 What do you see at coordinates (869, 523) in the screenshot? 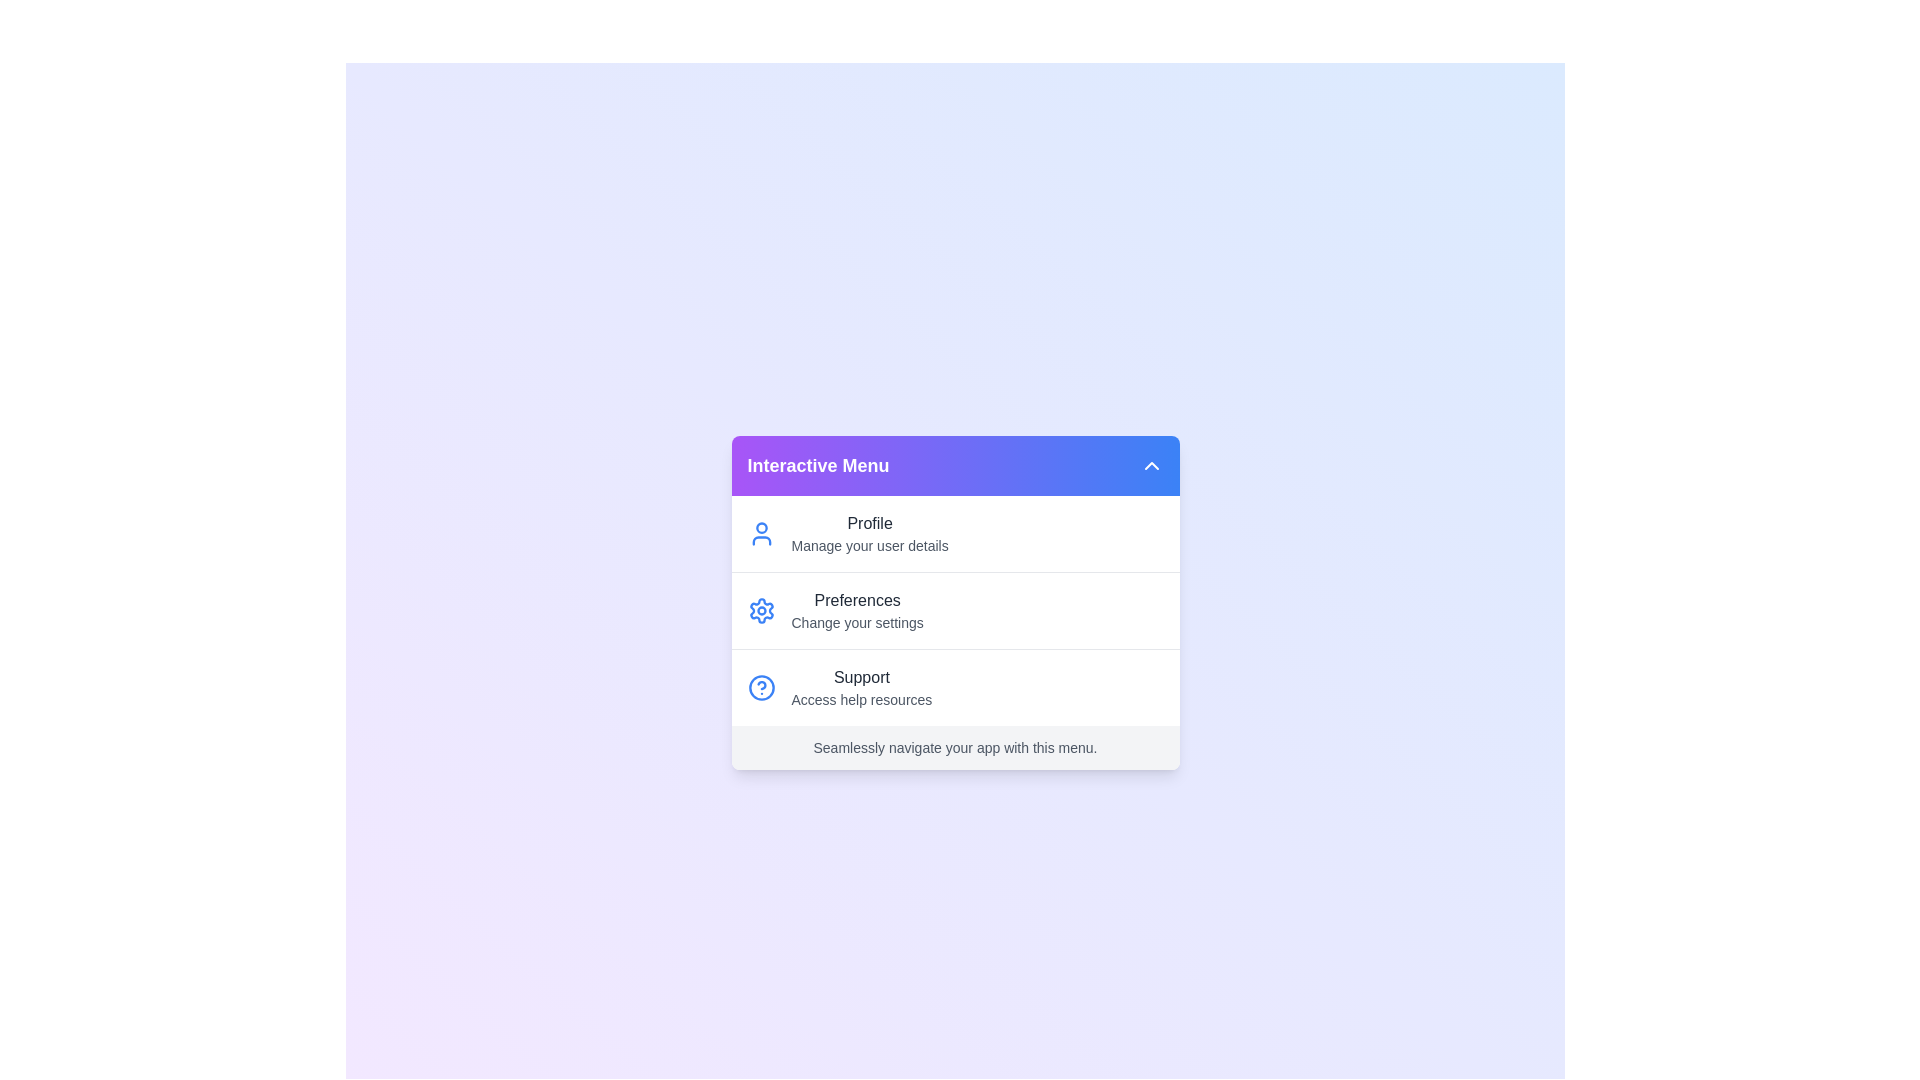
I see `the 'Profile' option in the menu` at bounding box center [869, 523].